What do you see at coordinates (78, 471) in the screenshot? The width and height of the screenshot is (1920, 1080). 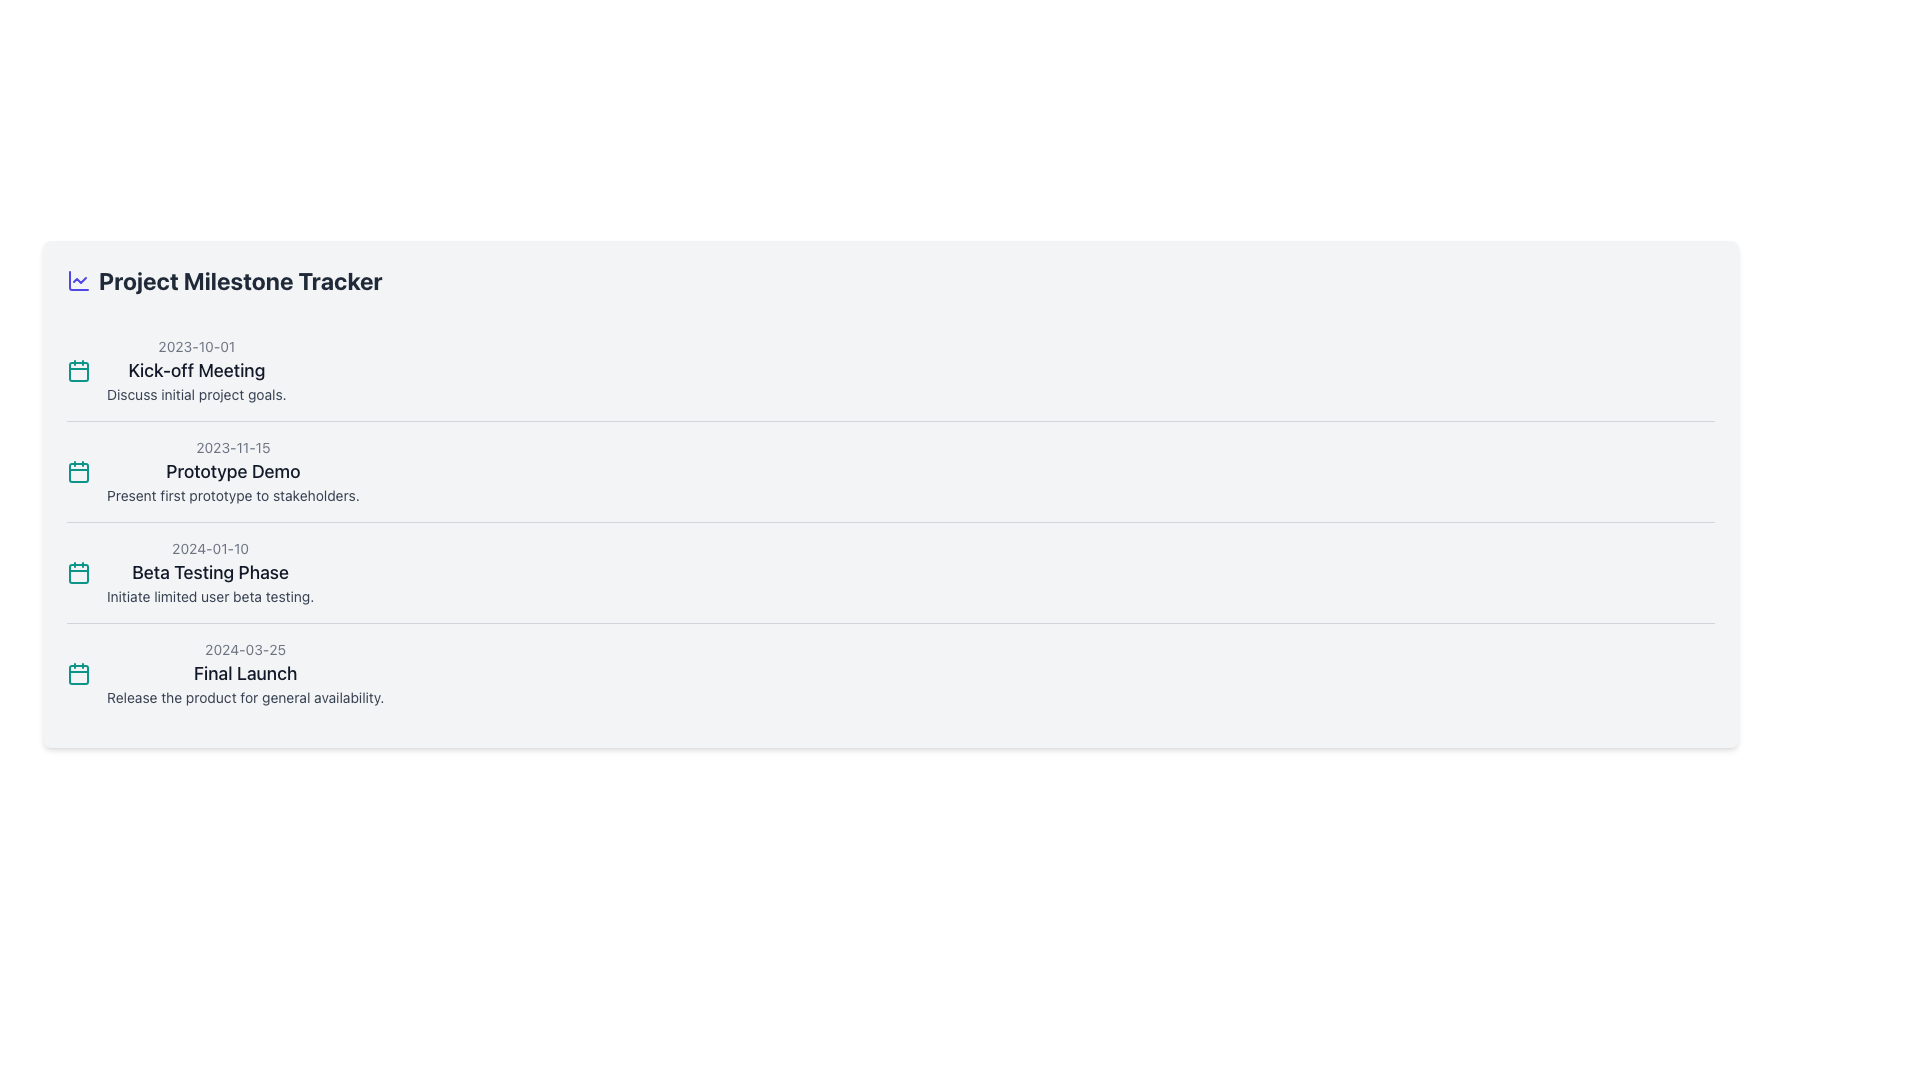 I see `the calendar icon representing the date '2023-11-15' for the 'Prototype Demo' milestone, located to the left of the milestone text` at bounding box center [78, 471].